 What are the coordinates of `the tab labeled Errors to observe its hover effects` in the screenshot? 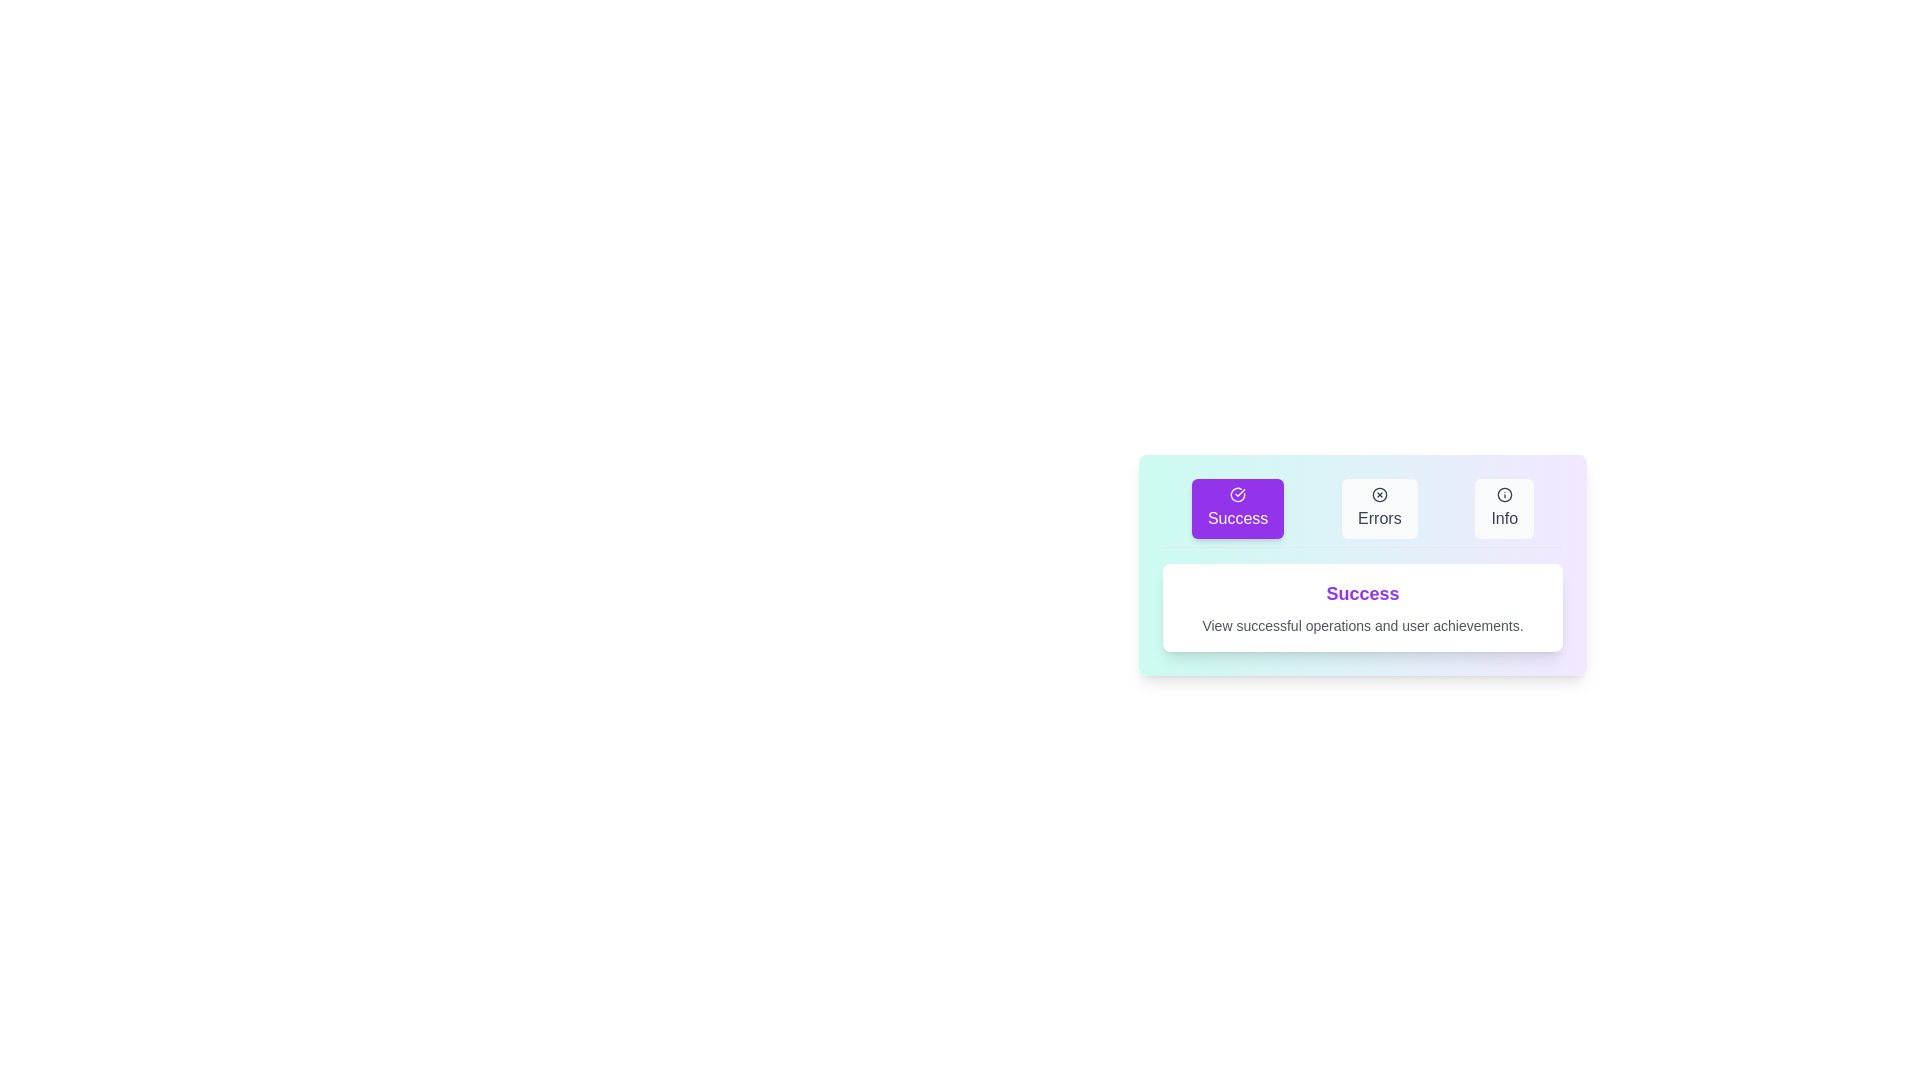 It's located at (1377, 508).